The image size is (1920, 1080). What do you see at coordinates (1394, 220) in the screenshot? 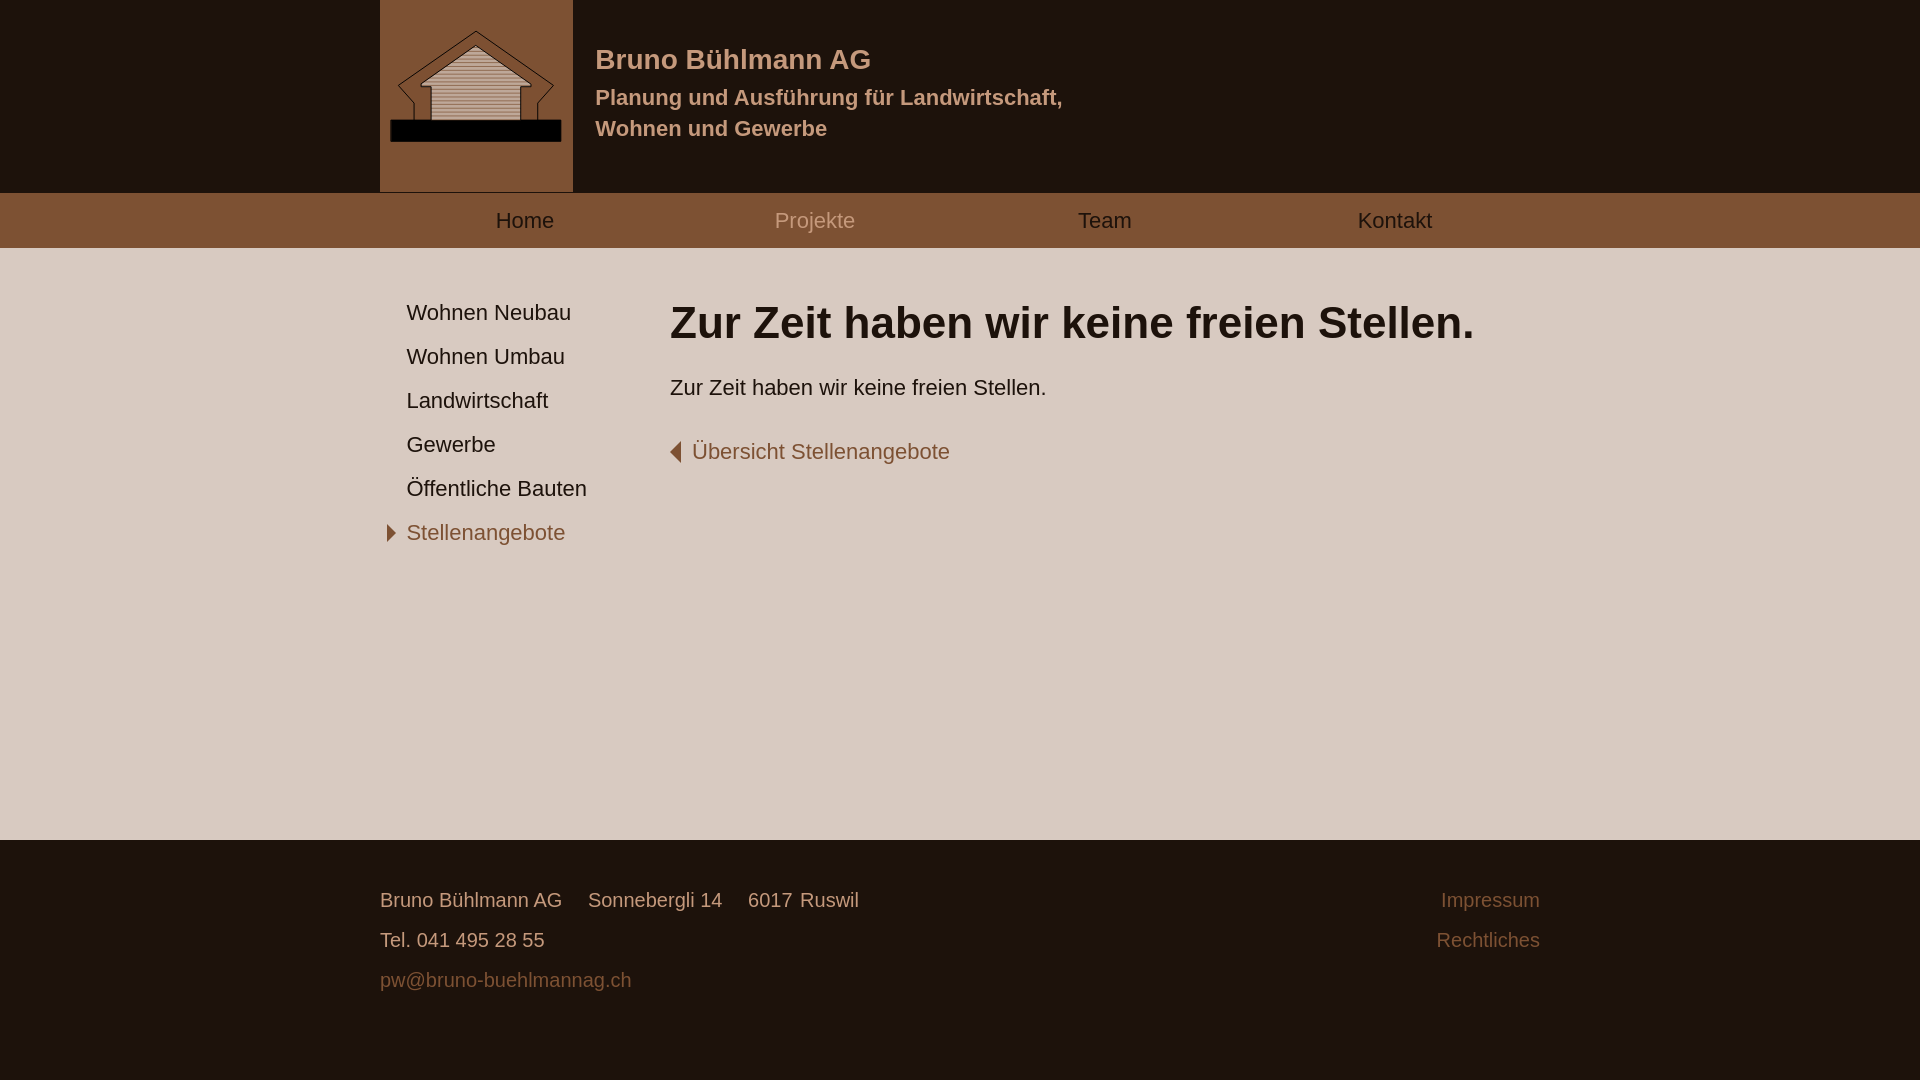
I see `'Kontakt'` at bounding box center [1394, 220].